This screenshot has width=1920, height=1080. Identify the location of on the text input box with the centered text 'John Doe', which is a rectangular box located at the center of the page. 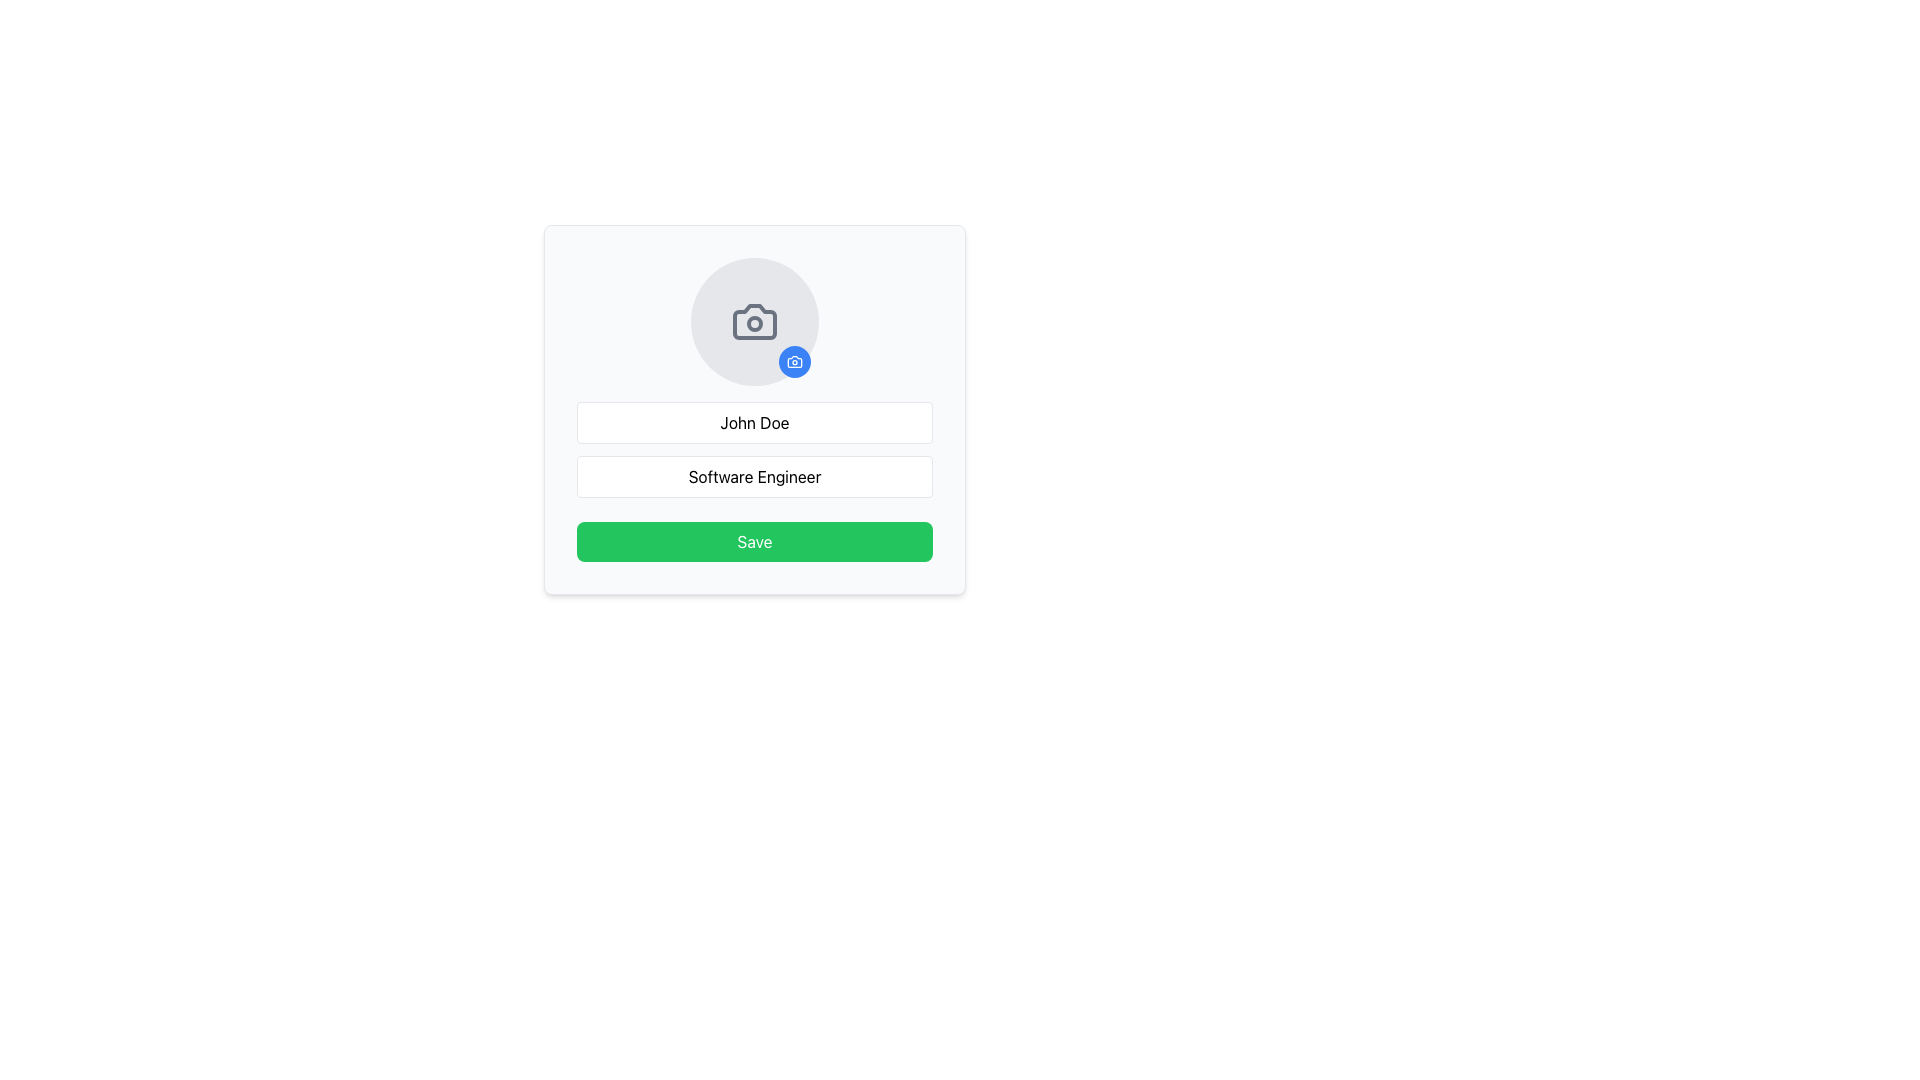
(753, 422).